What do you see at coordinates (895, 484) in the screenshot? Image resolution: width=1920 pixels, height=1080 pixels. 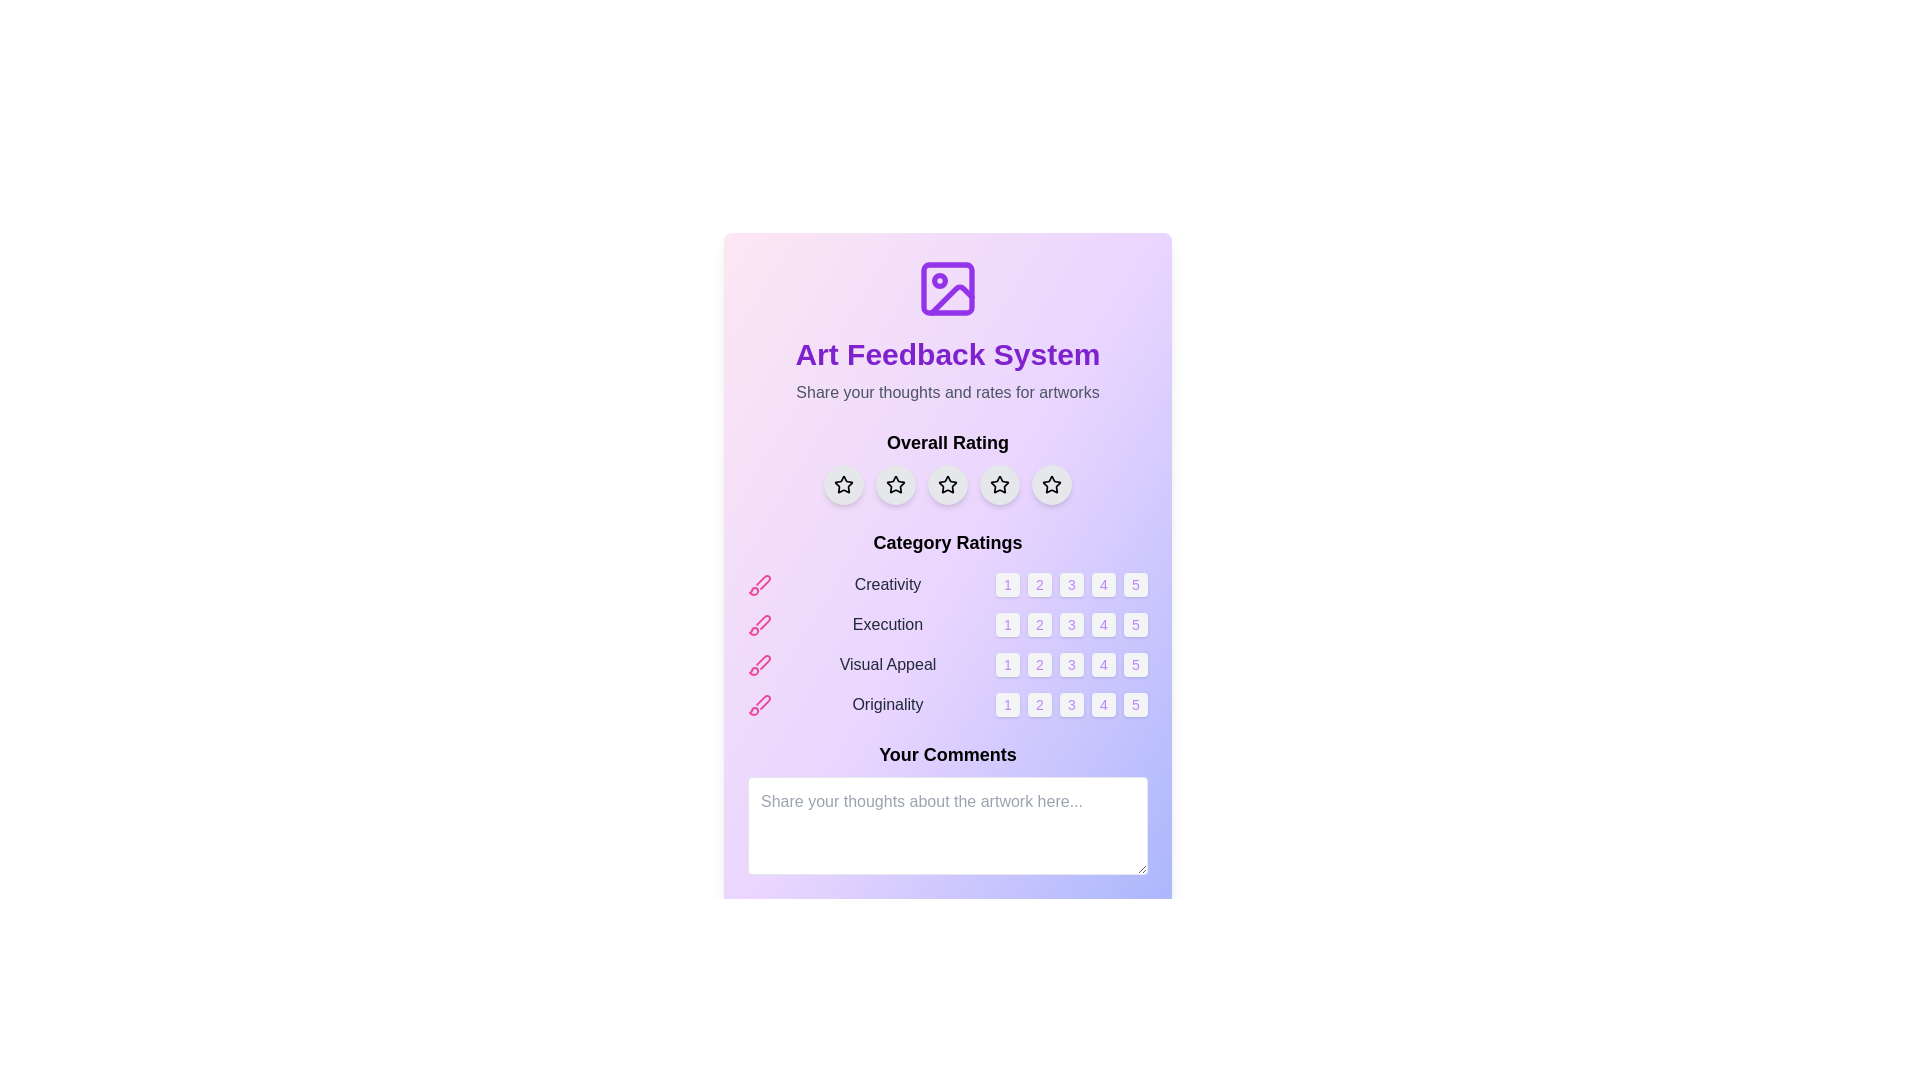 I see `the second star icon in the rating system` at bounding box center [895, 484].